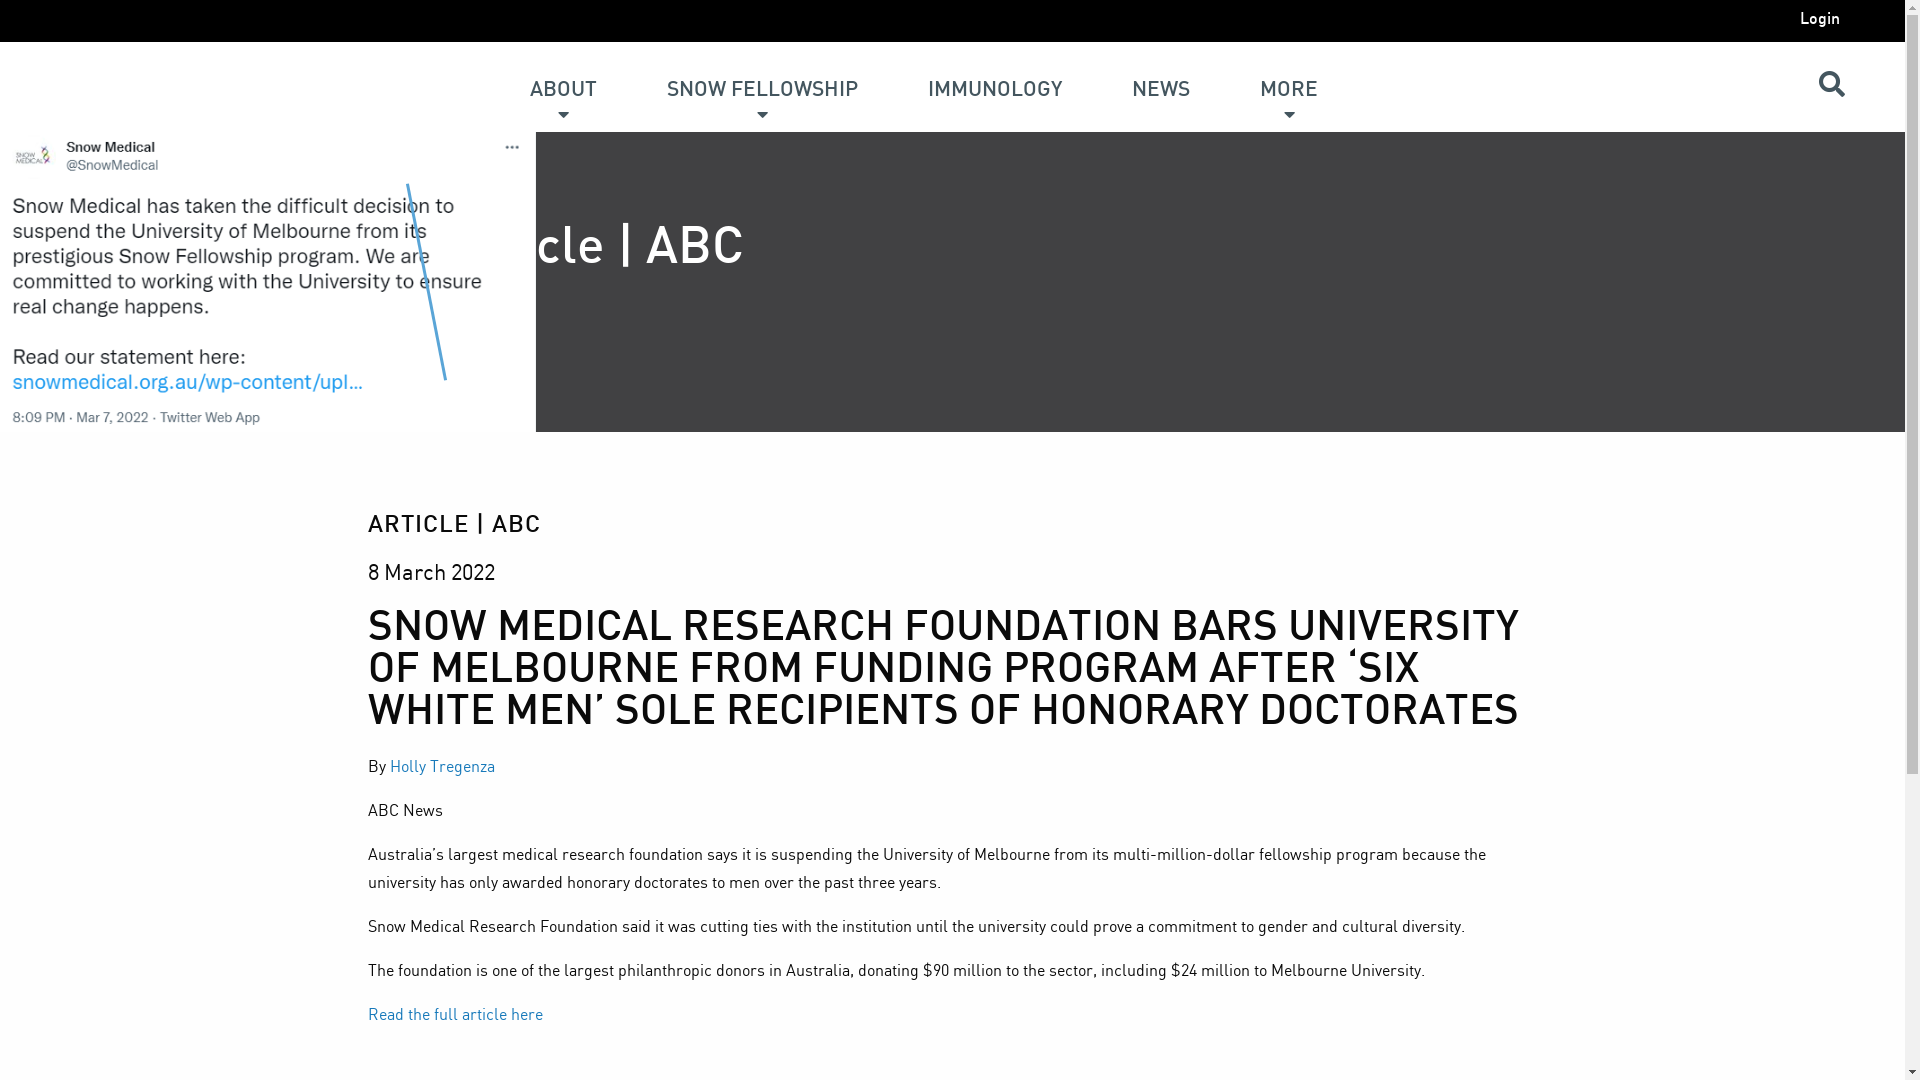  Describe the element at coordinates (562, 72) in the screenshot. I see `'ABOUT'` at that location.